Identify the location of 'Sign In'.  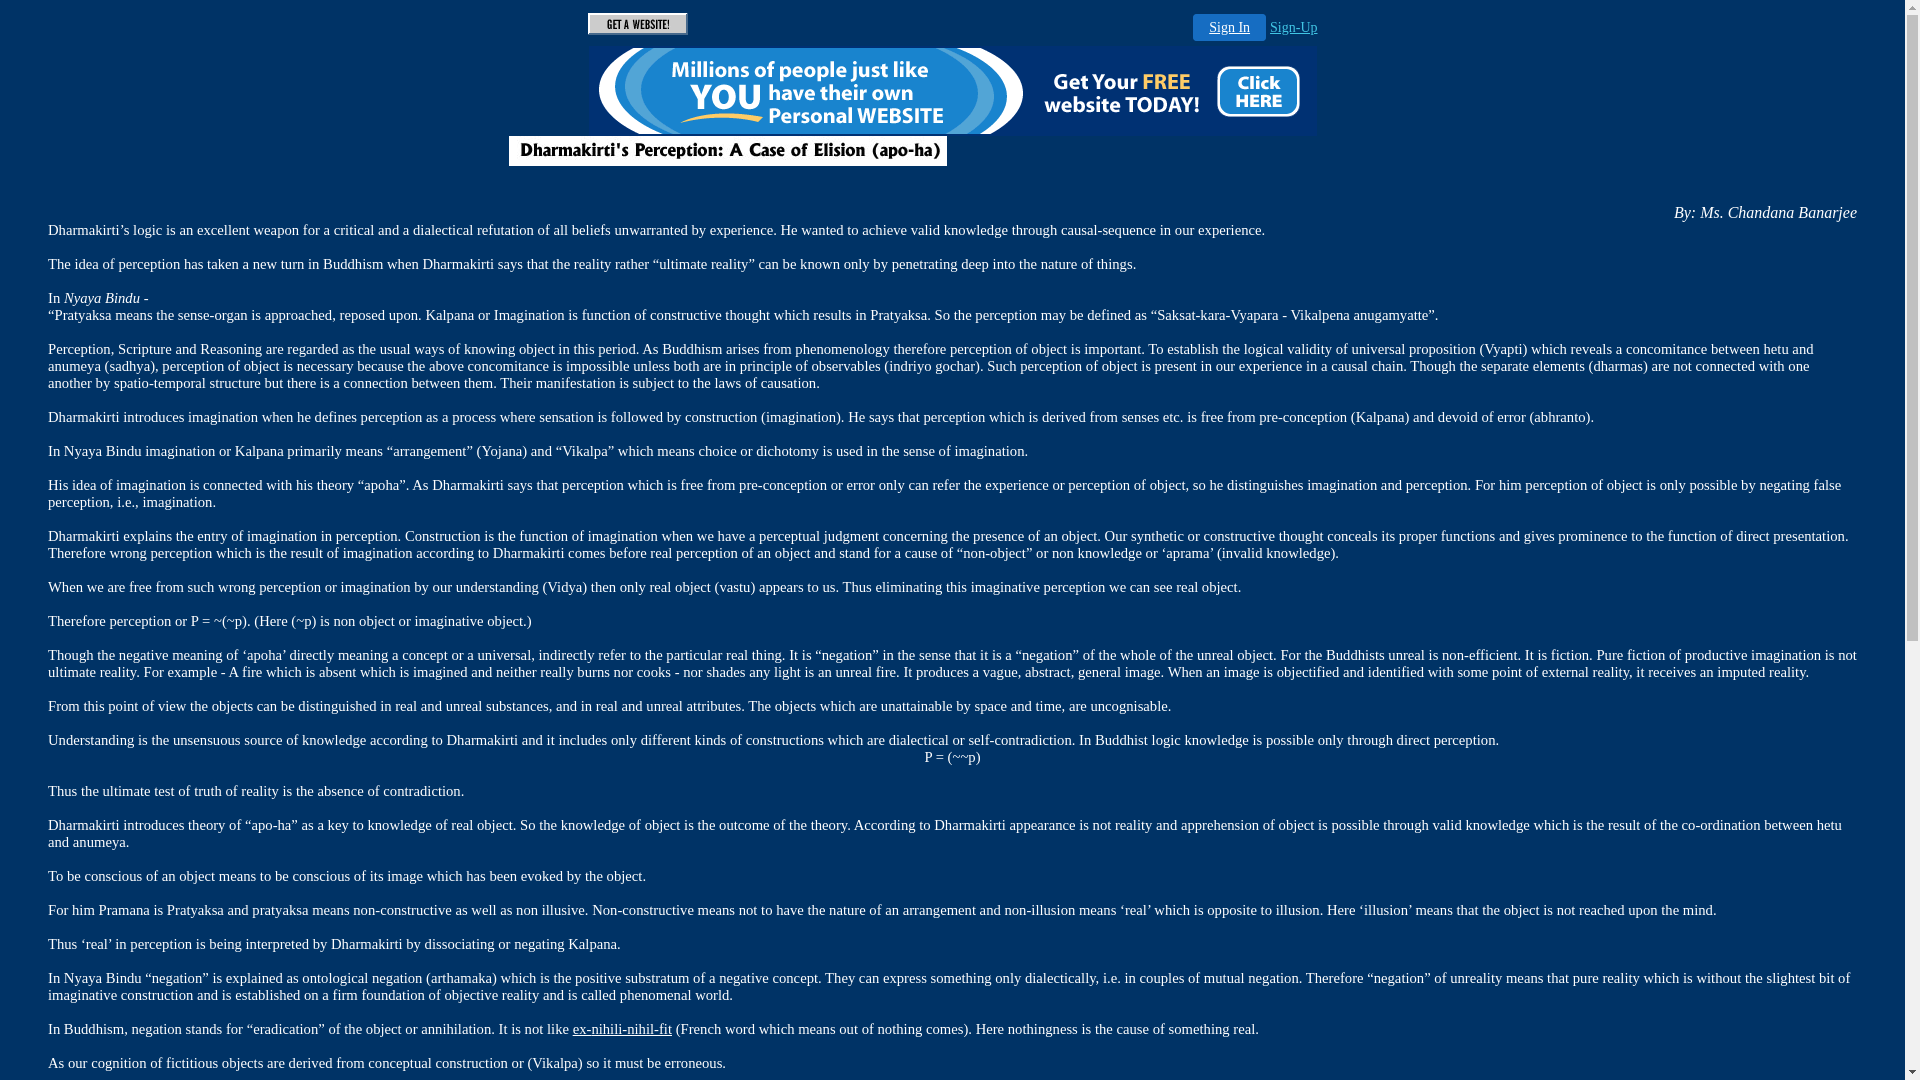
(1228, 27).